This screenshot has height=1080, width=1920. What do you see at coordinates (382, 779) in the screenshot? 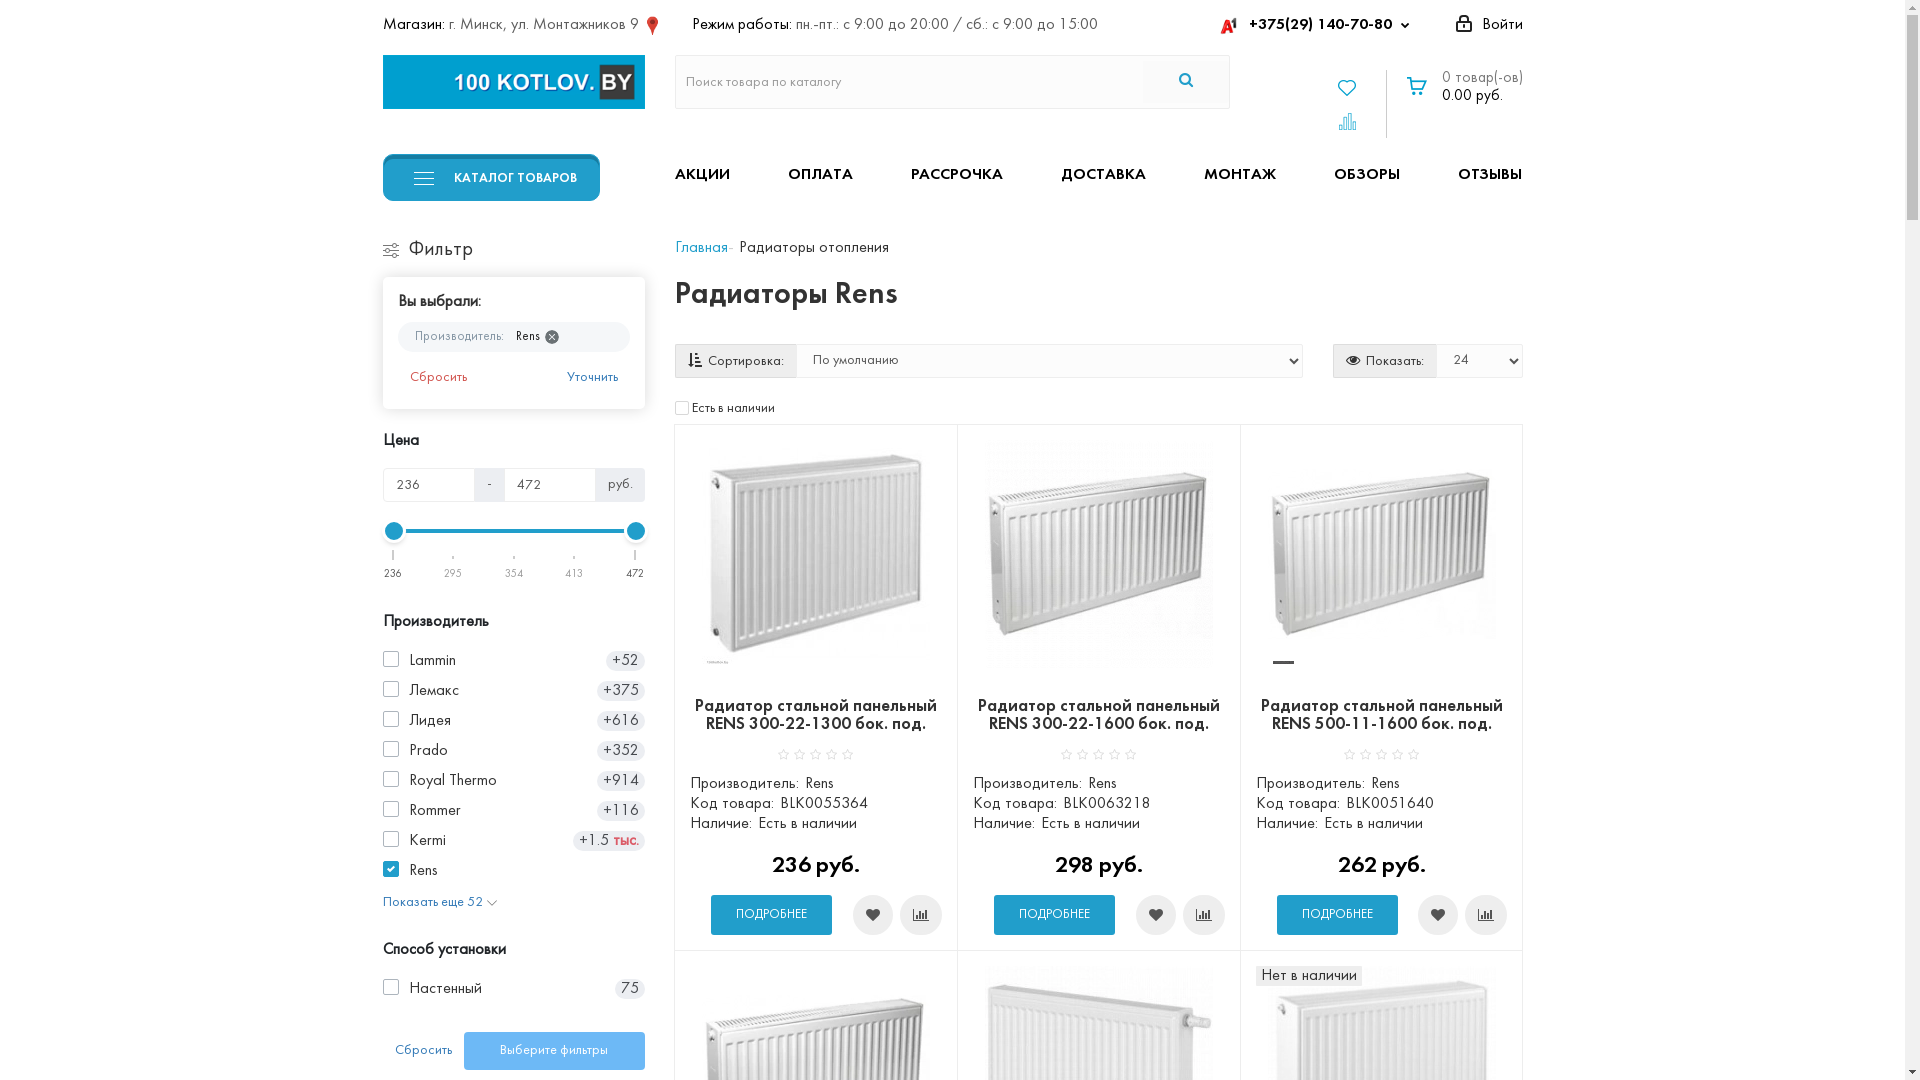
I see `'Royal Thermo` at bounding box center [382, 779].